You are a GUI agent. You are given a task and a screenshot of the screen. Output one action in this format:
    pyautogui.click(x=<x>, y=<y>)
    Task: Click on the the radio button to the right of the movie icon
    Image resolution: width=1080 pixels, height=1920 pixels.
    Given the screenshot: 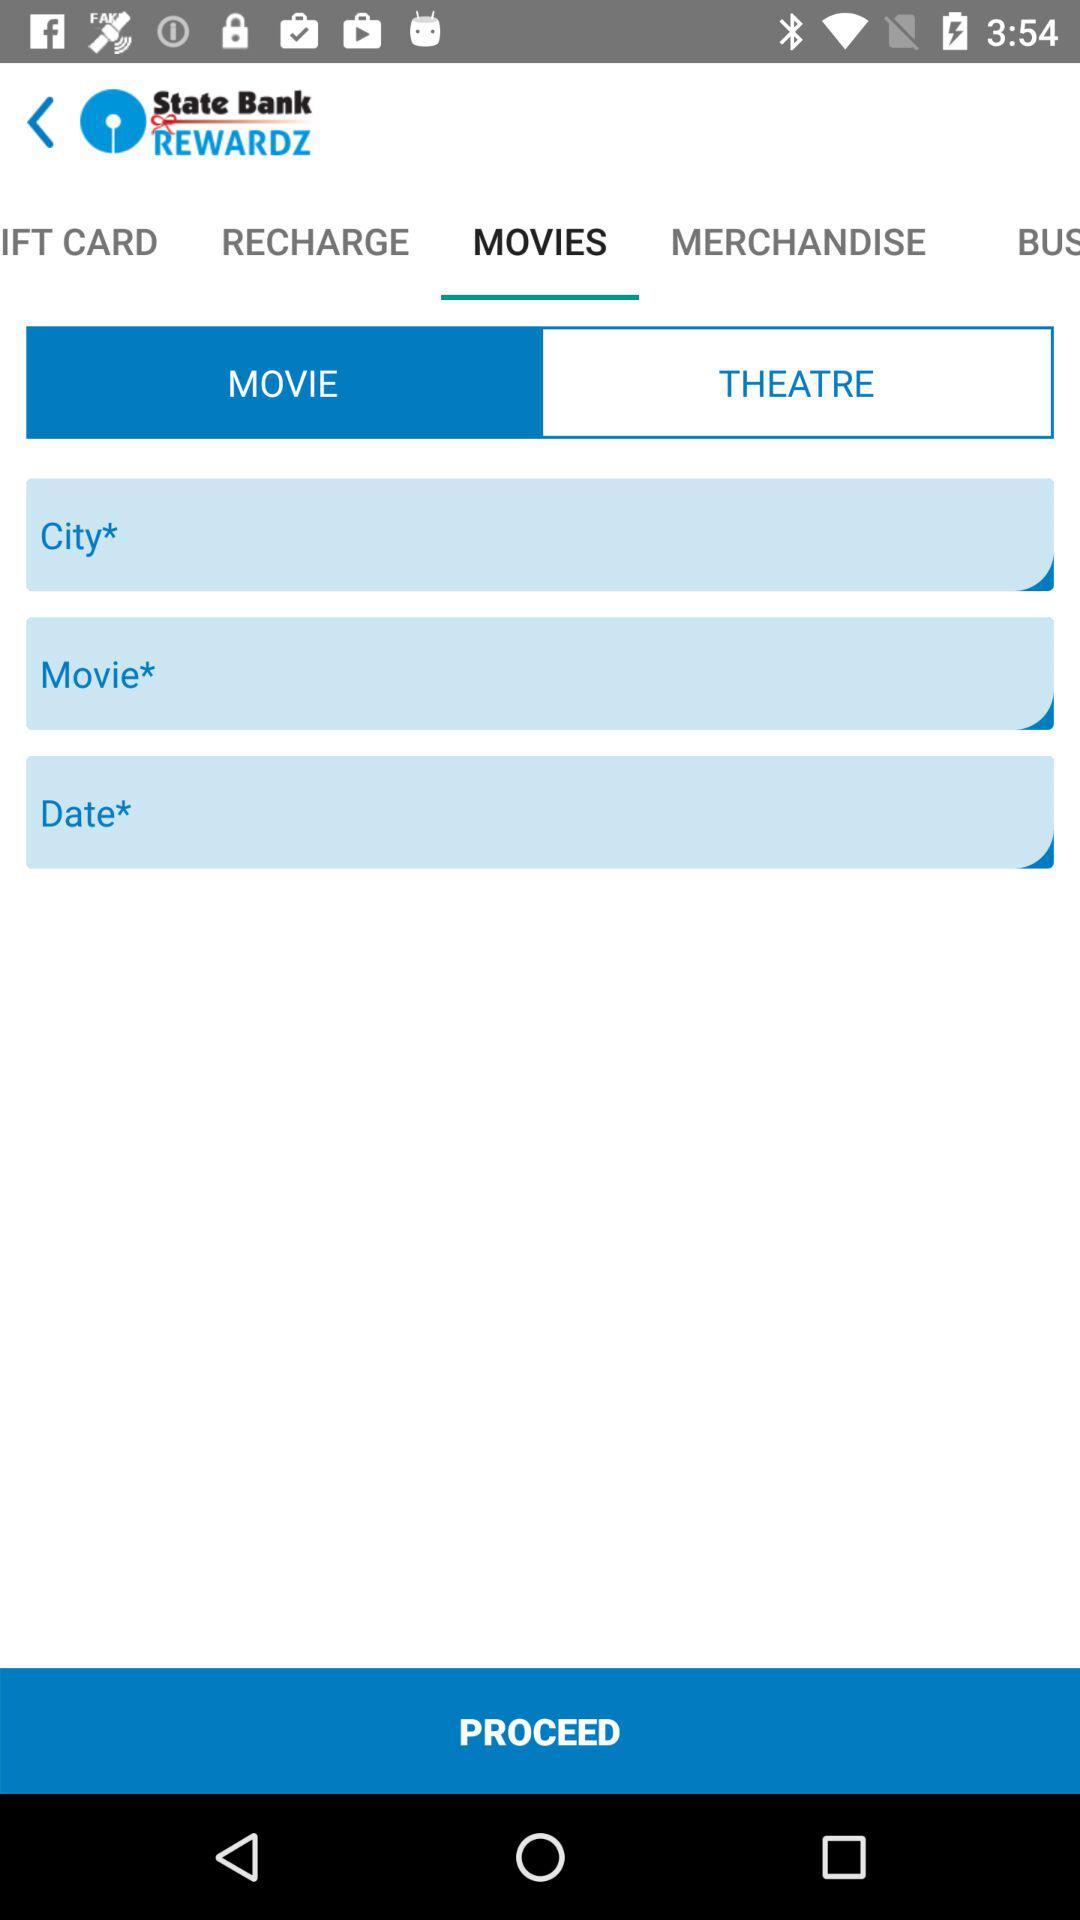 What is the action you would take?
    pyautogui.click(x=795, y=382)
    